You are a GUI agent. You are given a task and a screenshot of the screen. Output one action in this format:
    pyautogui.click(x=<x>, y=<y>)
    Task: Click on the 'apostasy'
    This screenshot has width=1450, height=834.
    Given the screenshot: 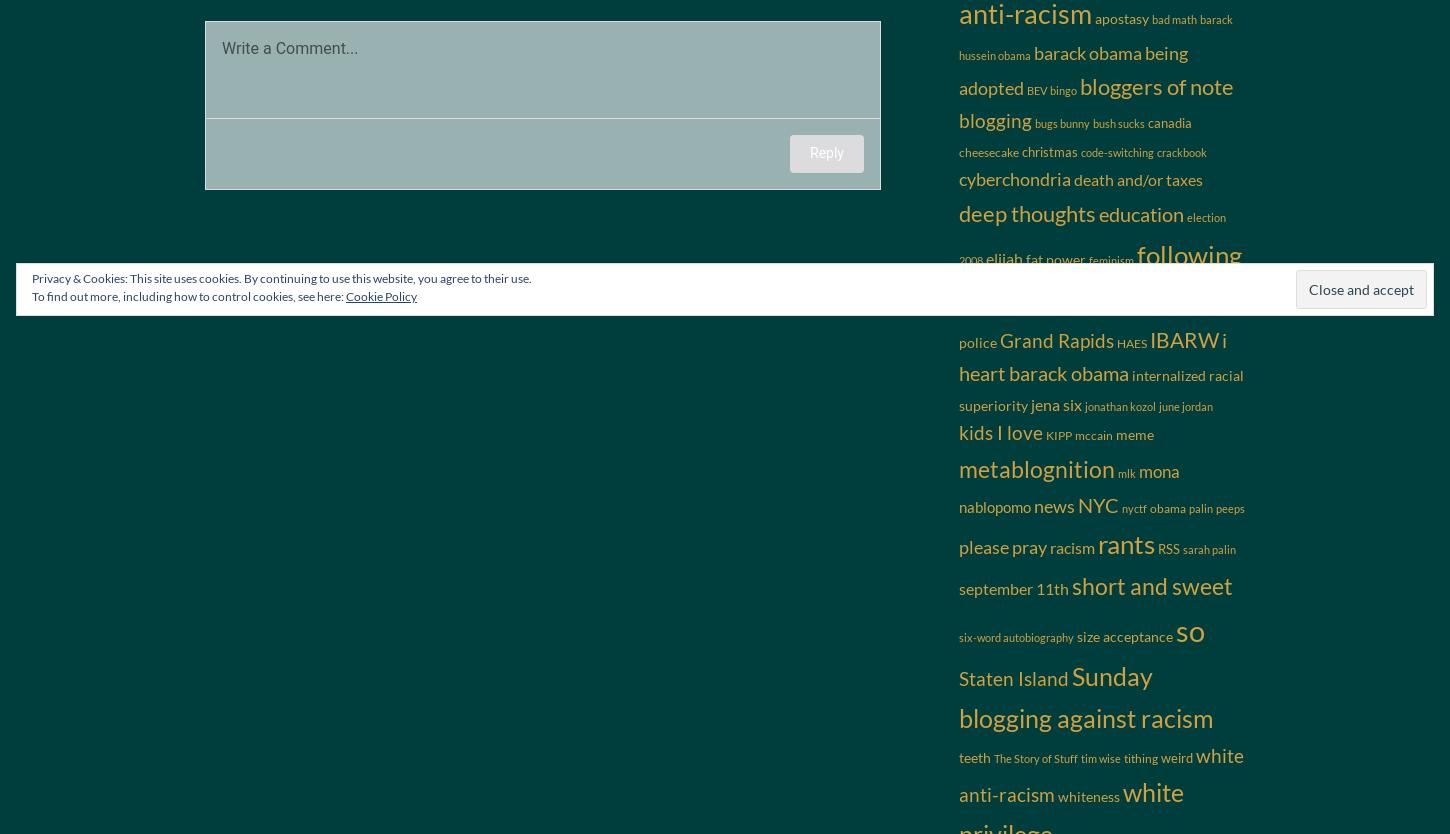 What is the action you would take?
    pyautogui.click(x=1121, y=18)
    